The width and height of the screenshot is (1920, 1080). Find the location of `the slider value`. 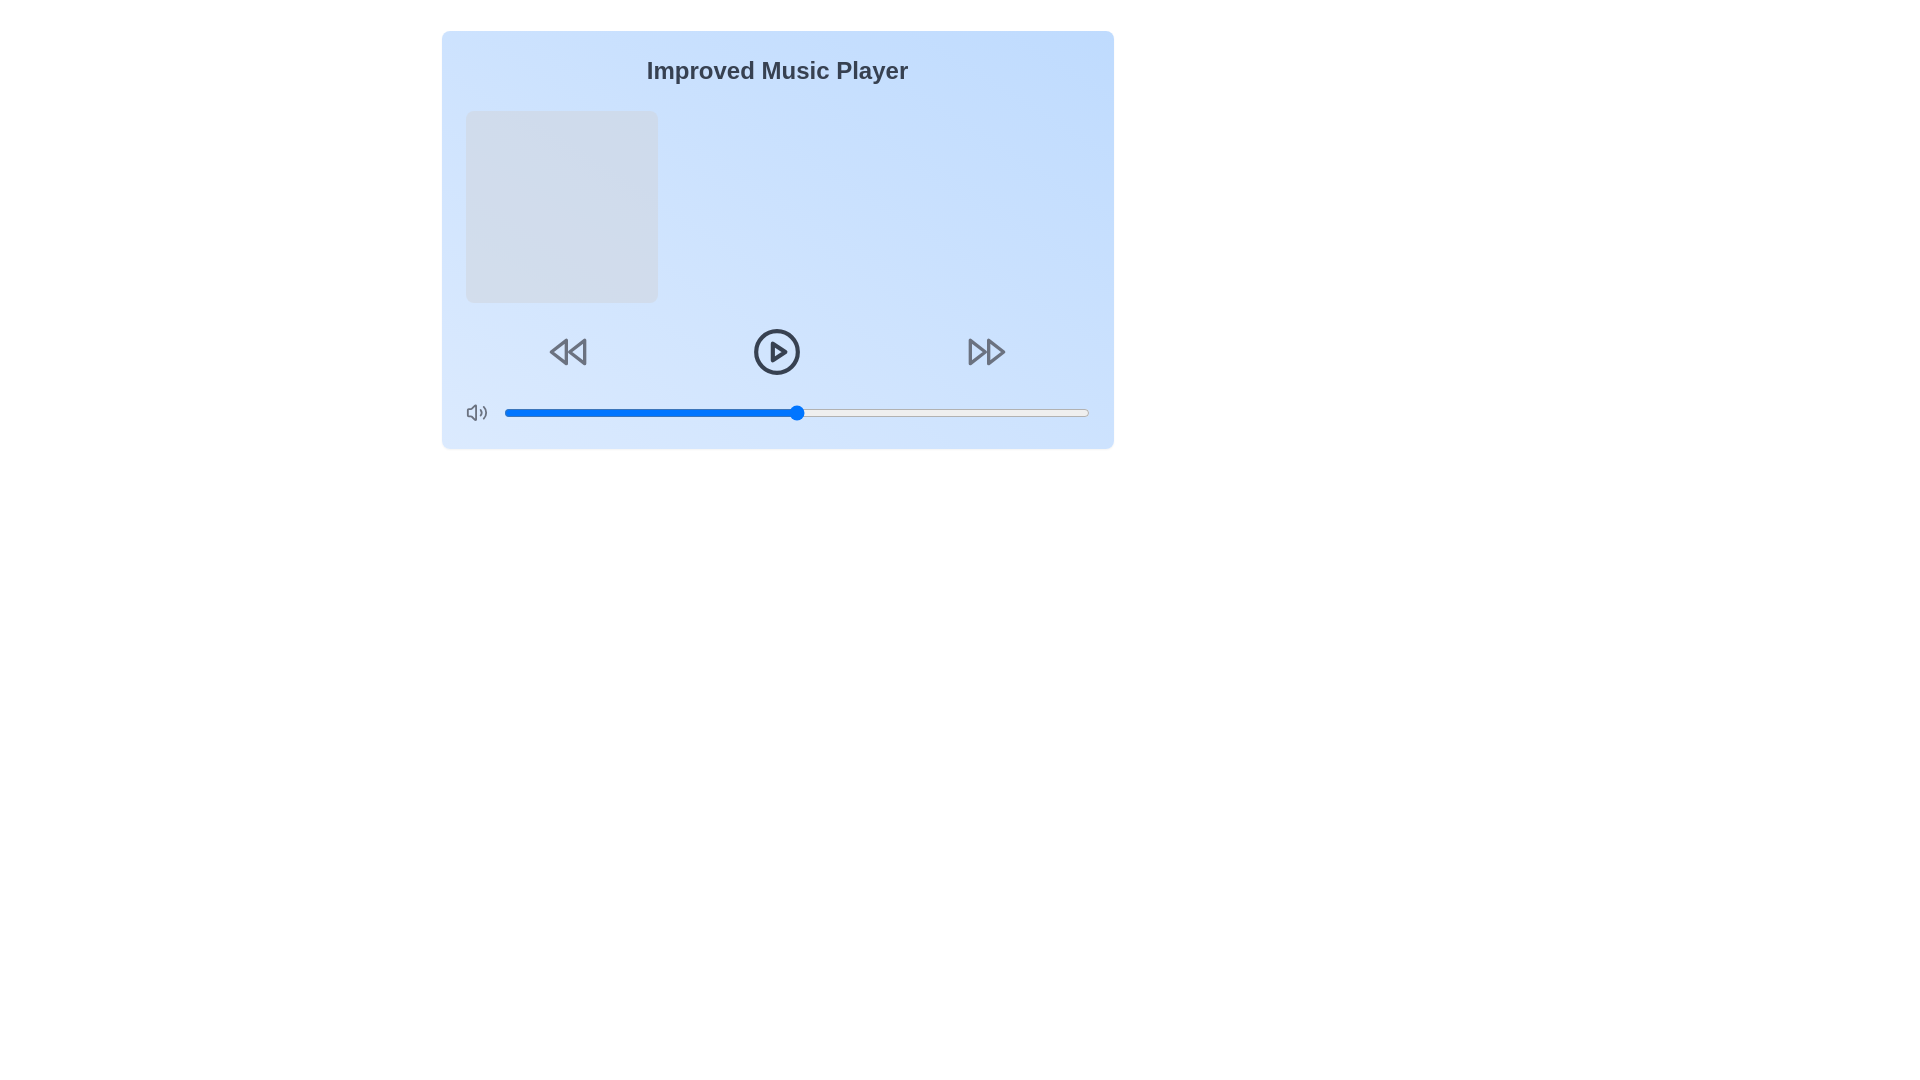

the slider value is located at coordinates (691, 411).